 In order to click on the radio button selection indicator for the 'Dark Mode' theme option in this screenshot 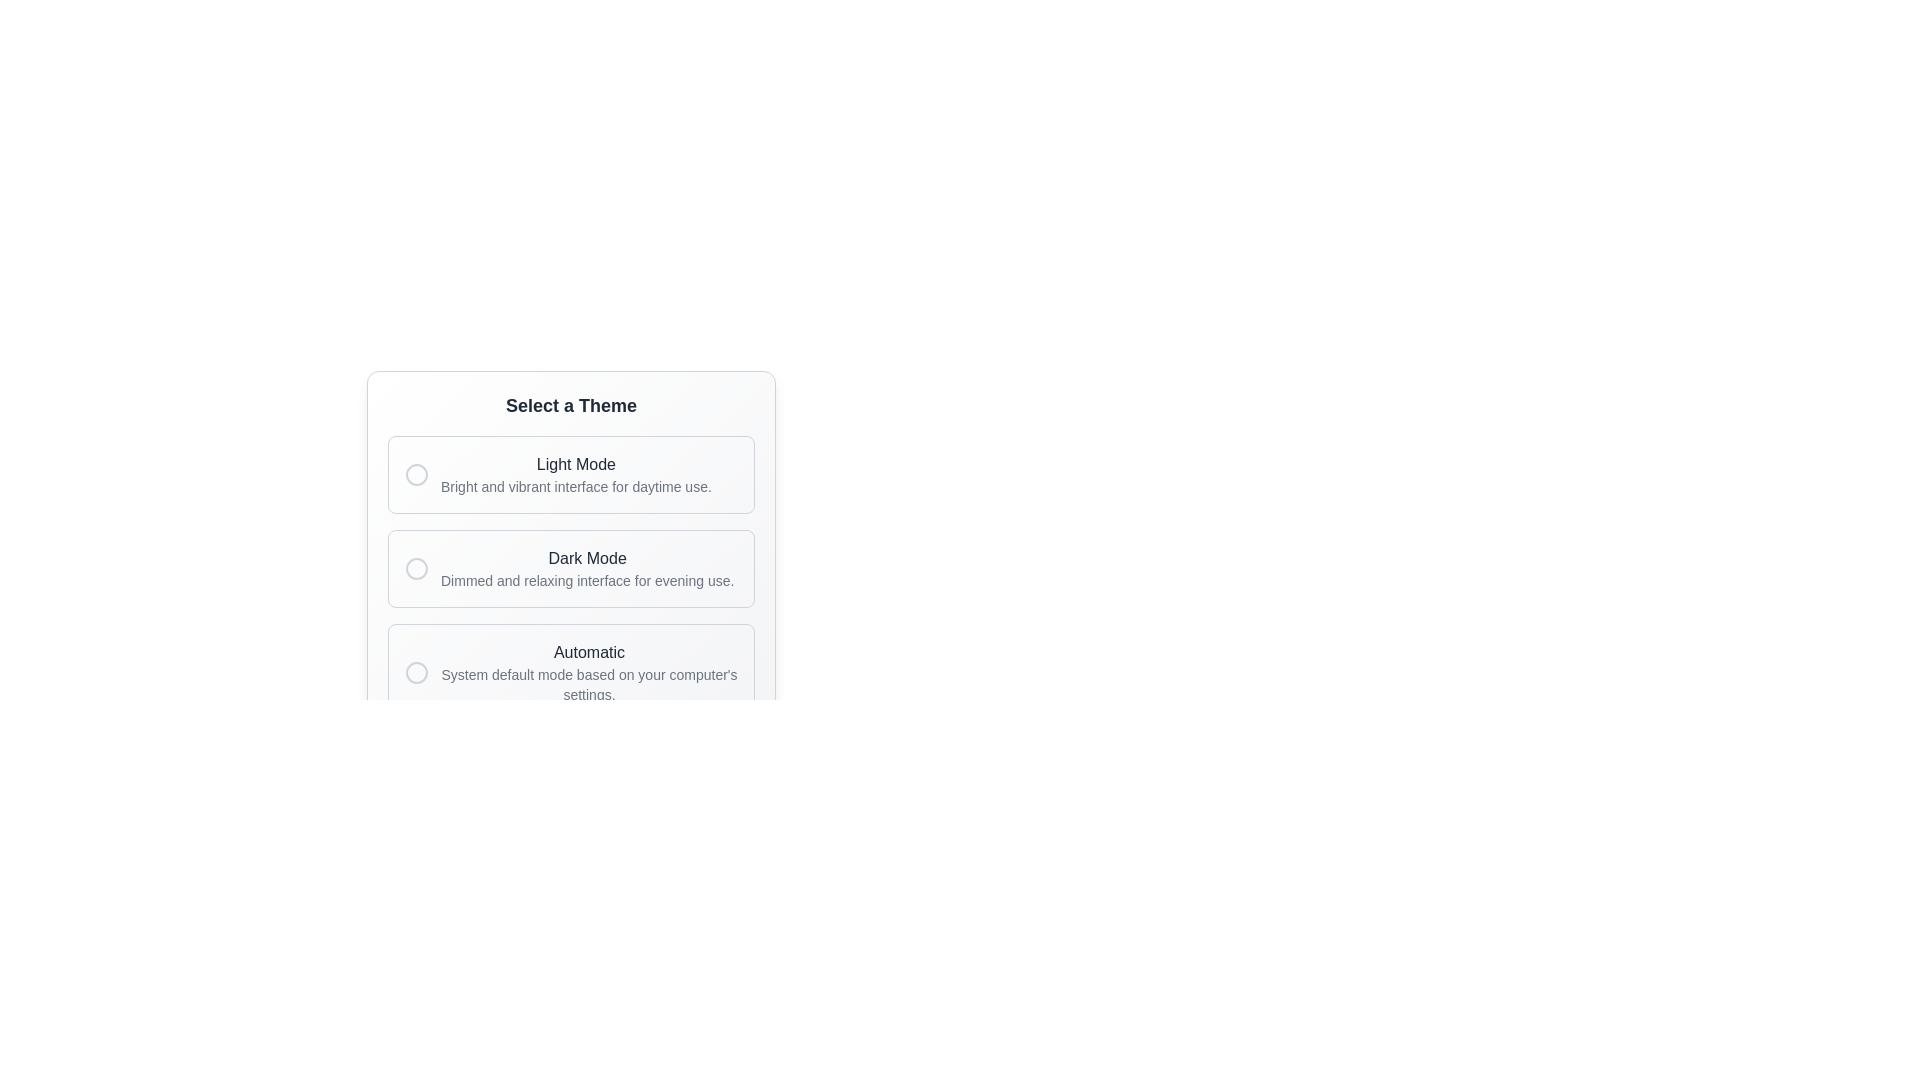, I will do `click(416, 569)`.